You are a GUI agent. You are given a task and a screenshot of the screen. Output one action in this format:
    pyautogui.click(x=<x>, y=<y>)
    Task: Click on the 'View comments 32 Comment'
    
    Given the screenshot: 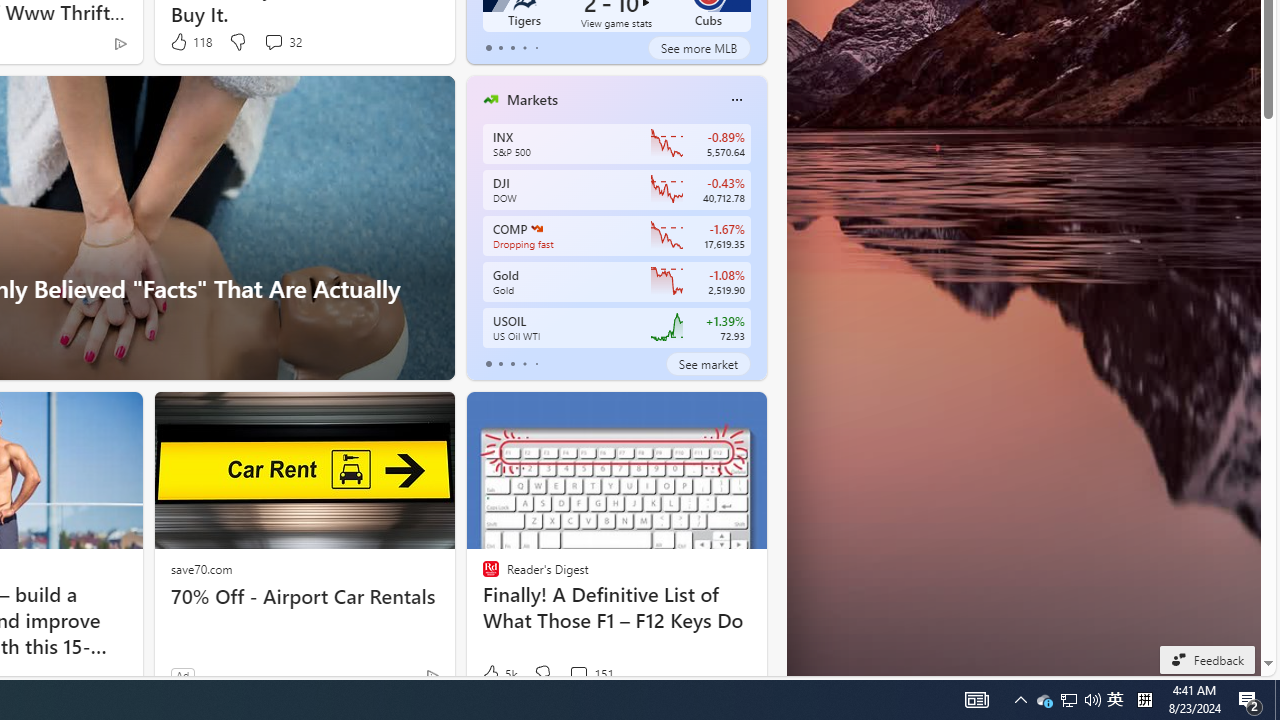 What is the action you would take?
    pyautogui.click(x=272, y=41)
    